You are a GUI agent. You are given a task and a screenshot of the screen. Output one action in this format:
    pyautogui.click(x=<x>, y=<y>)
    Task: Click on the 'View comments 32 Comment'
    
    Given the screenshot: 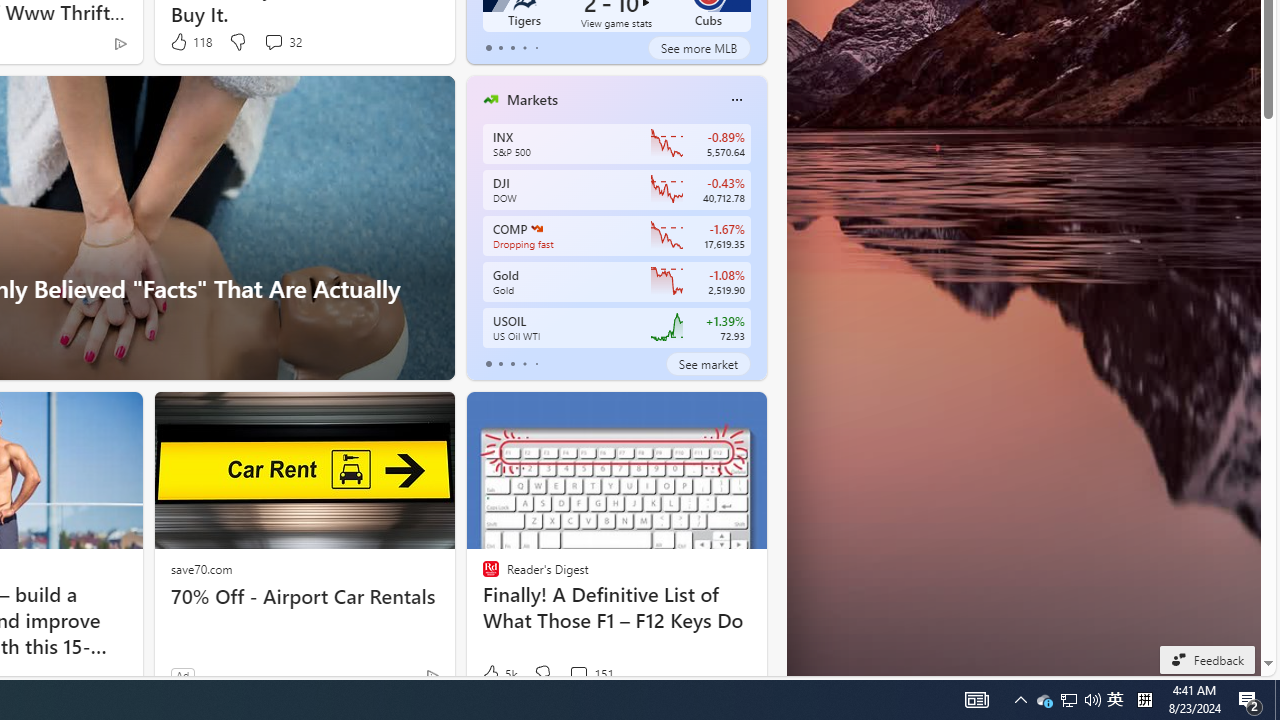 What is the action you would take?
    pyautogui.click(x=272, y=41)
    